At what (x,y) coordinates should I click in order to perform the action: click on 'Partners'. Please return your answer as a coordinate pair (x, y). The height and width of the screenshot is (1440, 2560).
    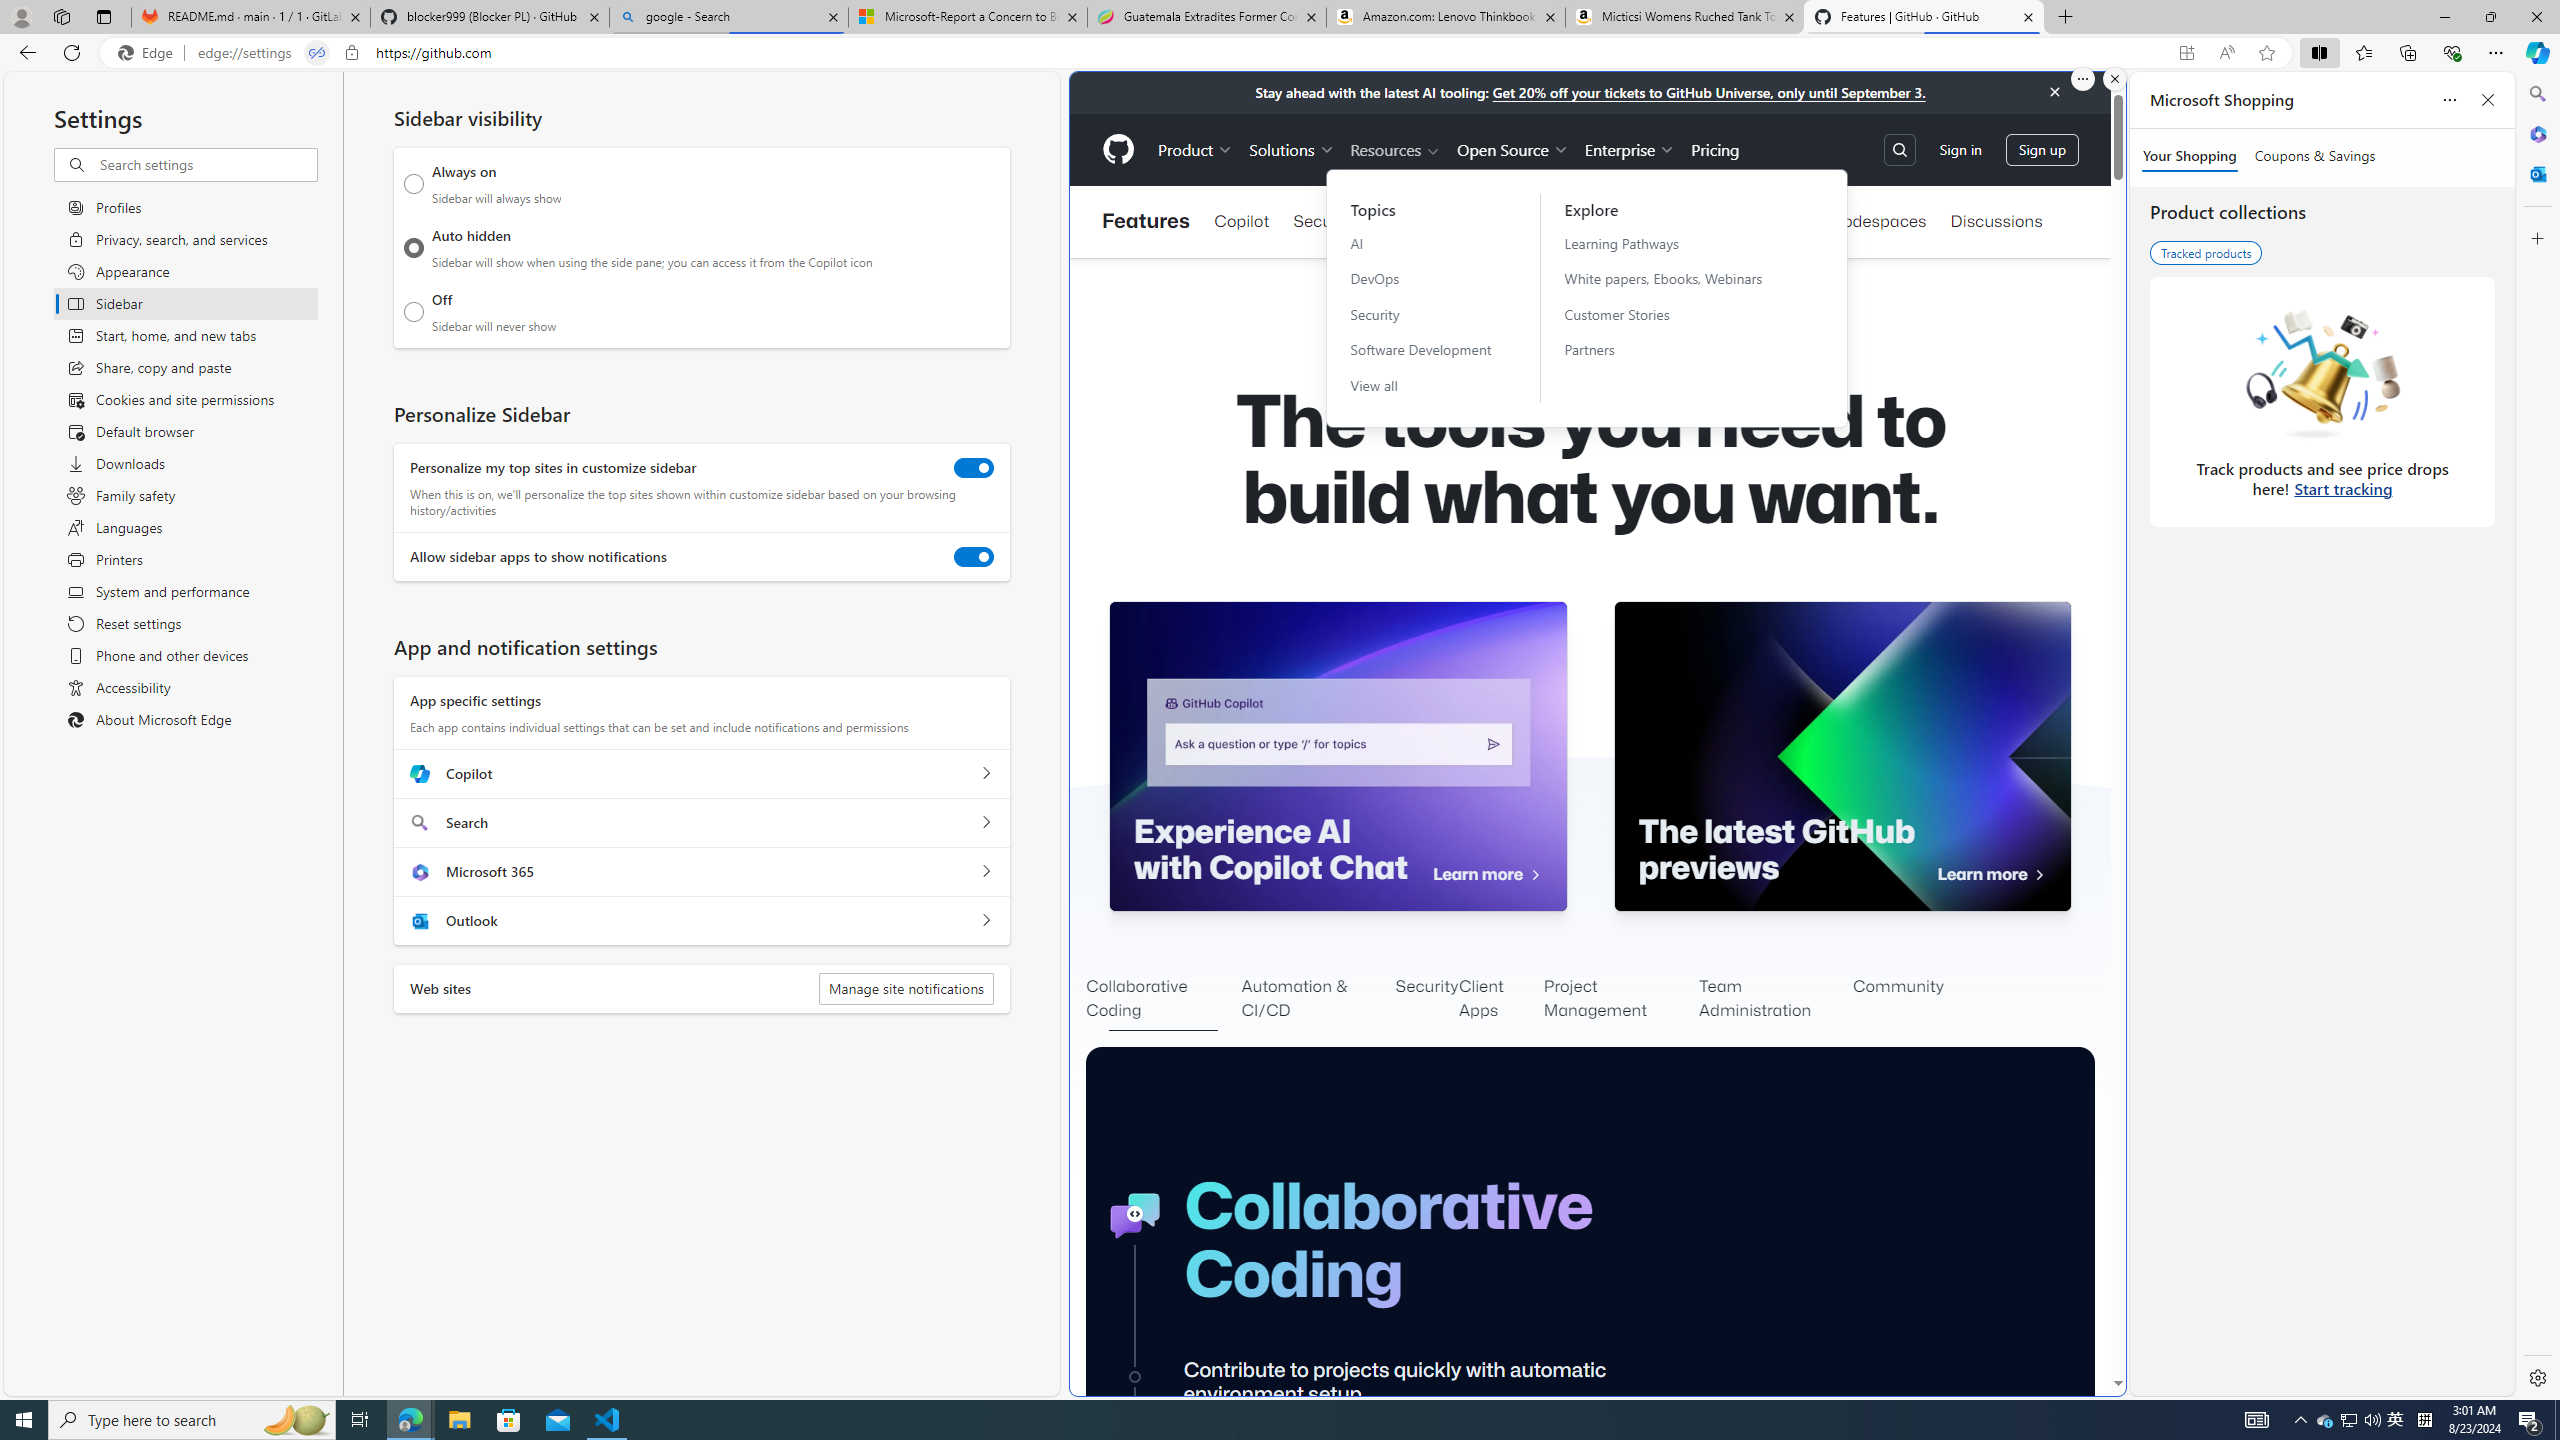
    Looking at the image, I should click on (1675, 349).